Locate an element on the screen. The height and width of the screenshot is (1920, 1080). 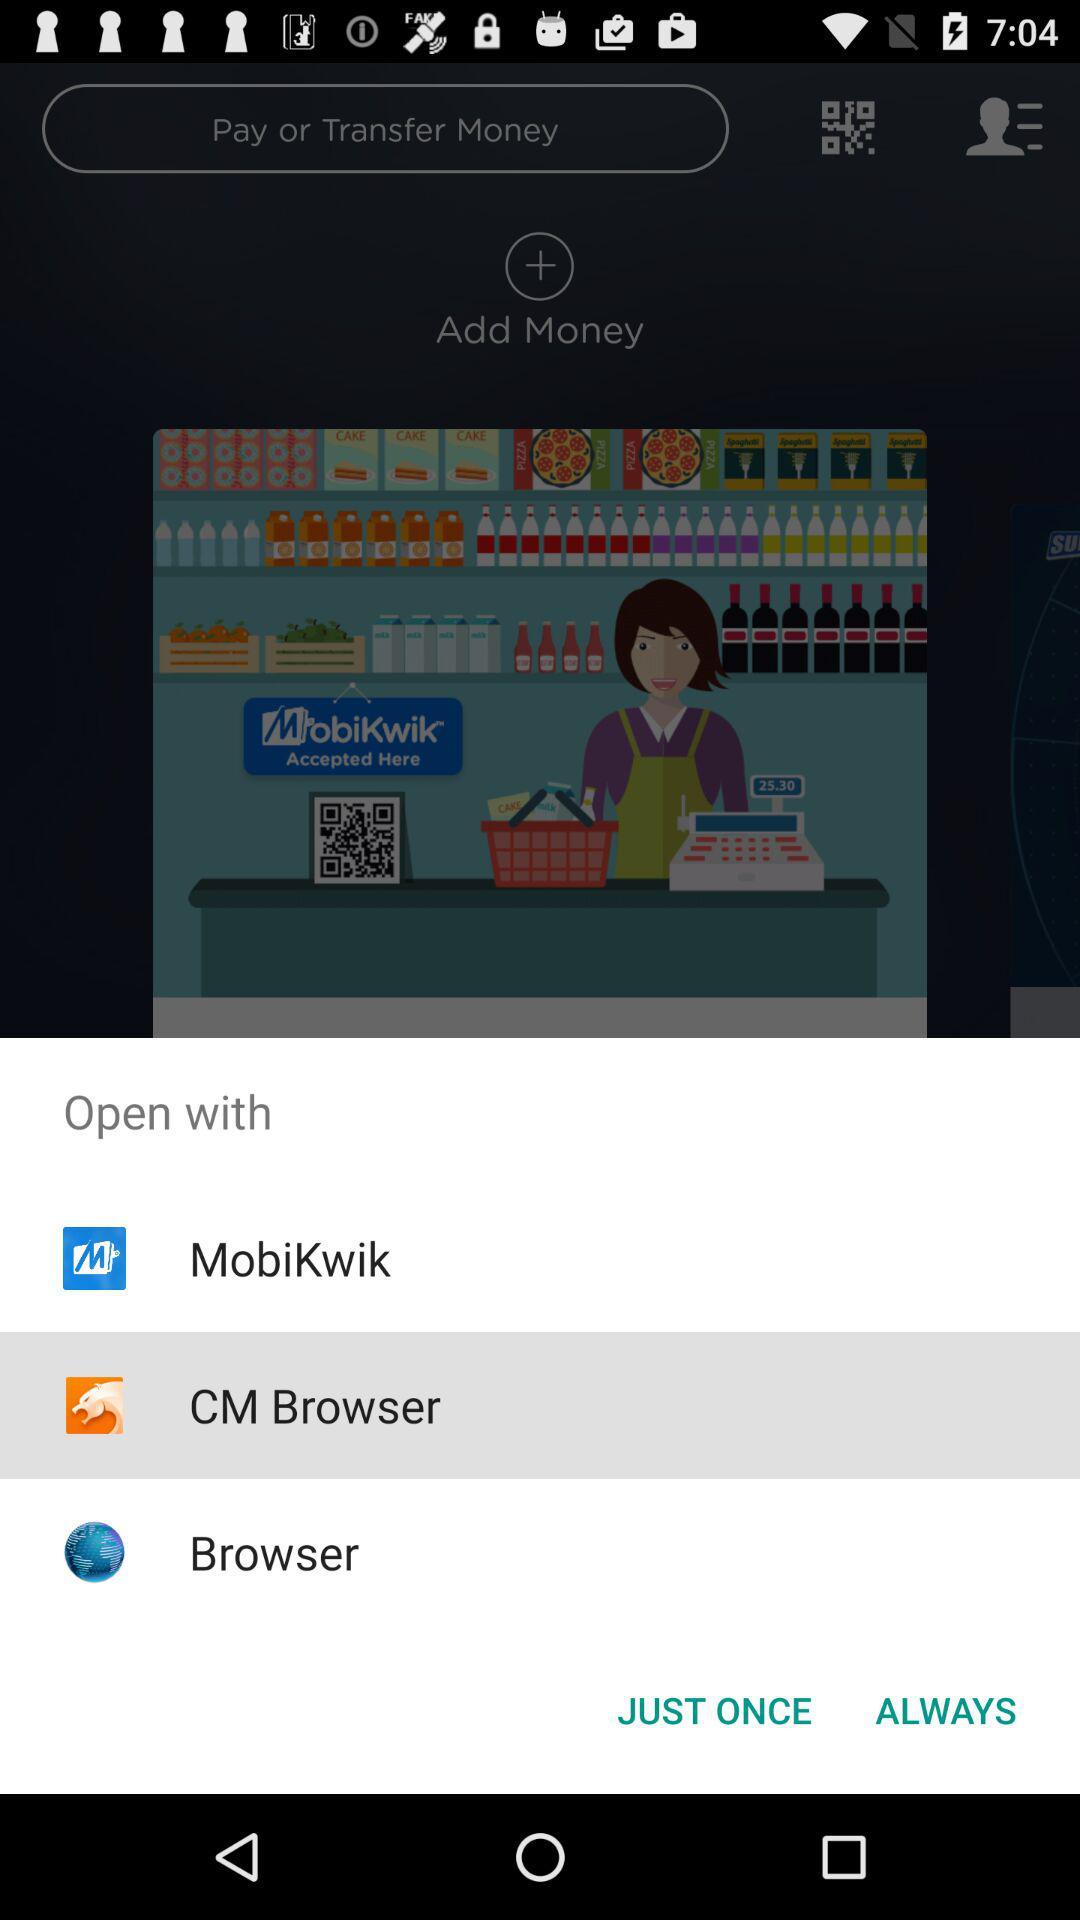
item below mobikwik item is located at coordinates (315, 1404).